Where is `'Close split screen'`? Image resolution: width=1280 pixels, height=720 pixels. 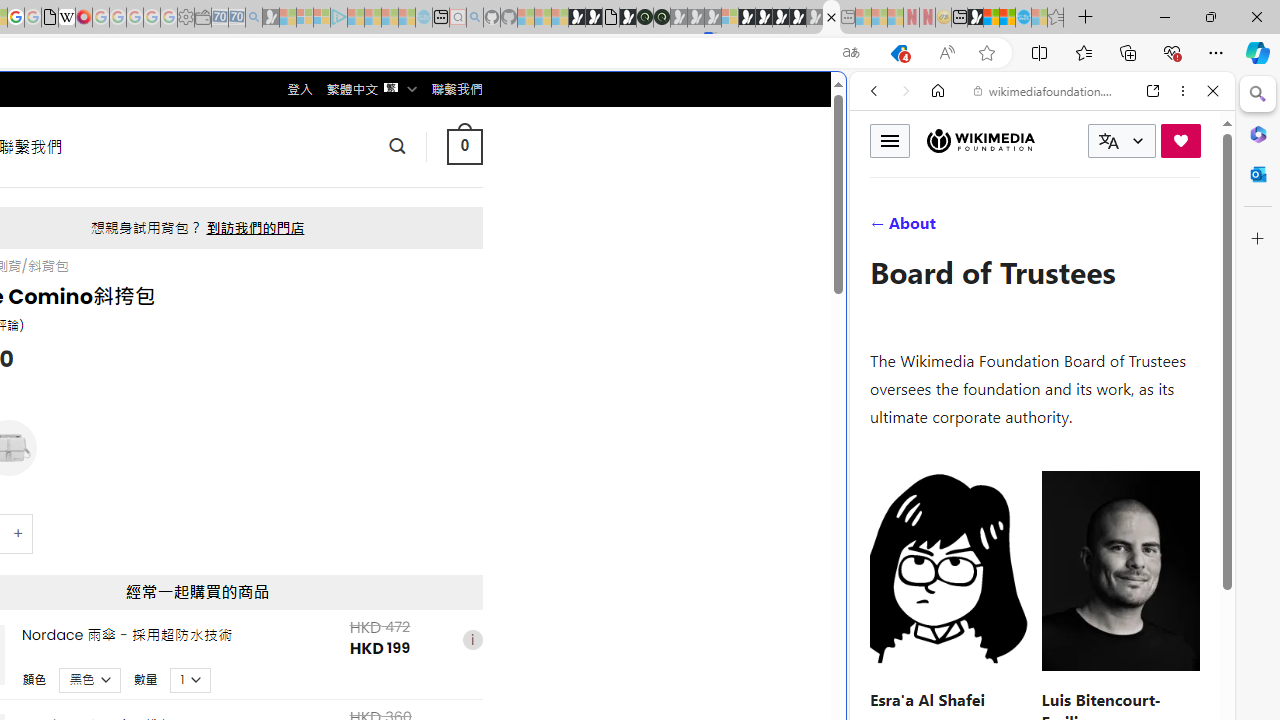
'Close split screen' is located at coordinates (844, 102).